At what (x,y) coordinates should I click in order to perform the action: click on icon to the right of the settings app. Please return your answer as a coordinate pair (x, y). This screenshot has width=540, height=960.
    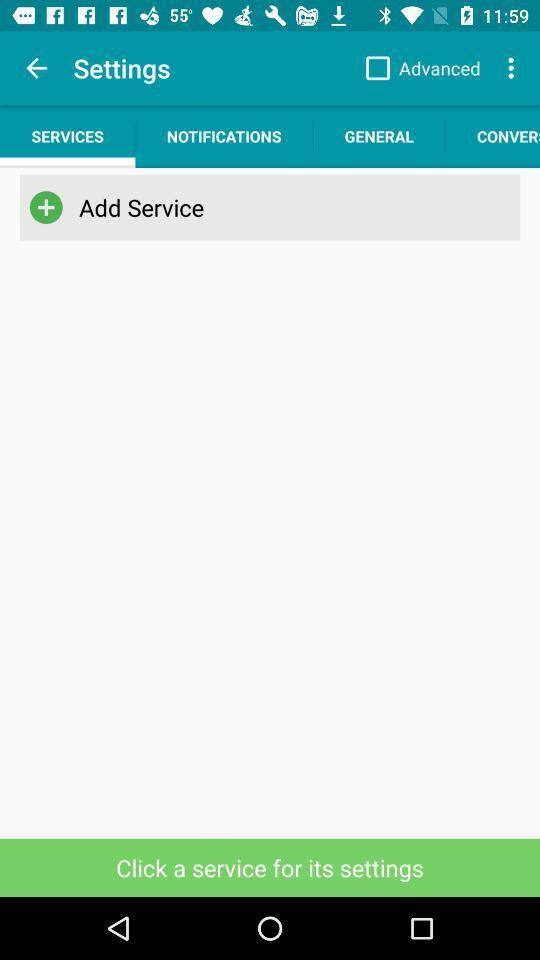
    Looking at the image, I should click on (417, 68).